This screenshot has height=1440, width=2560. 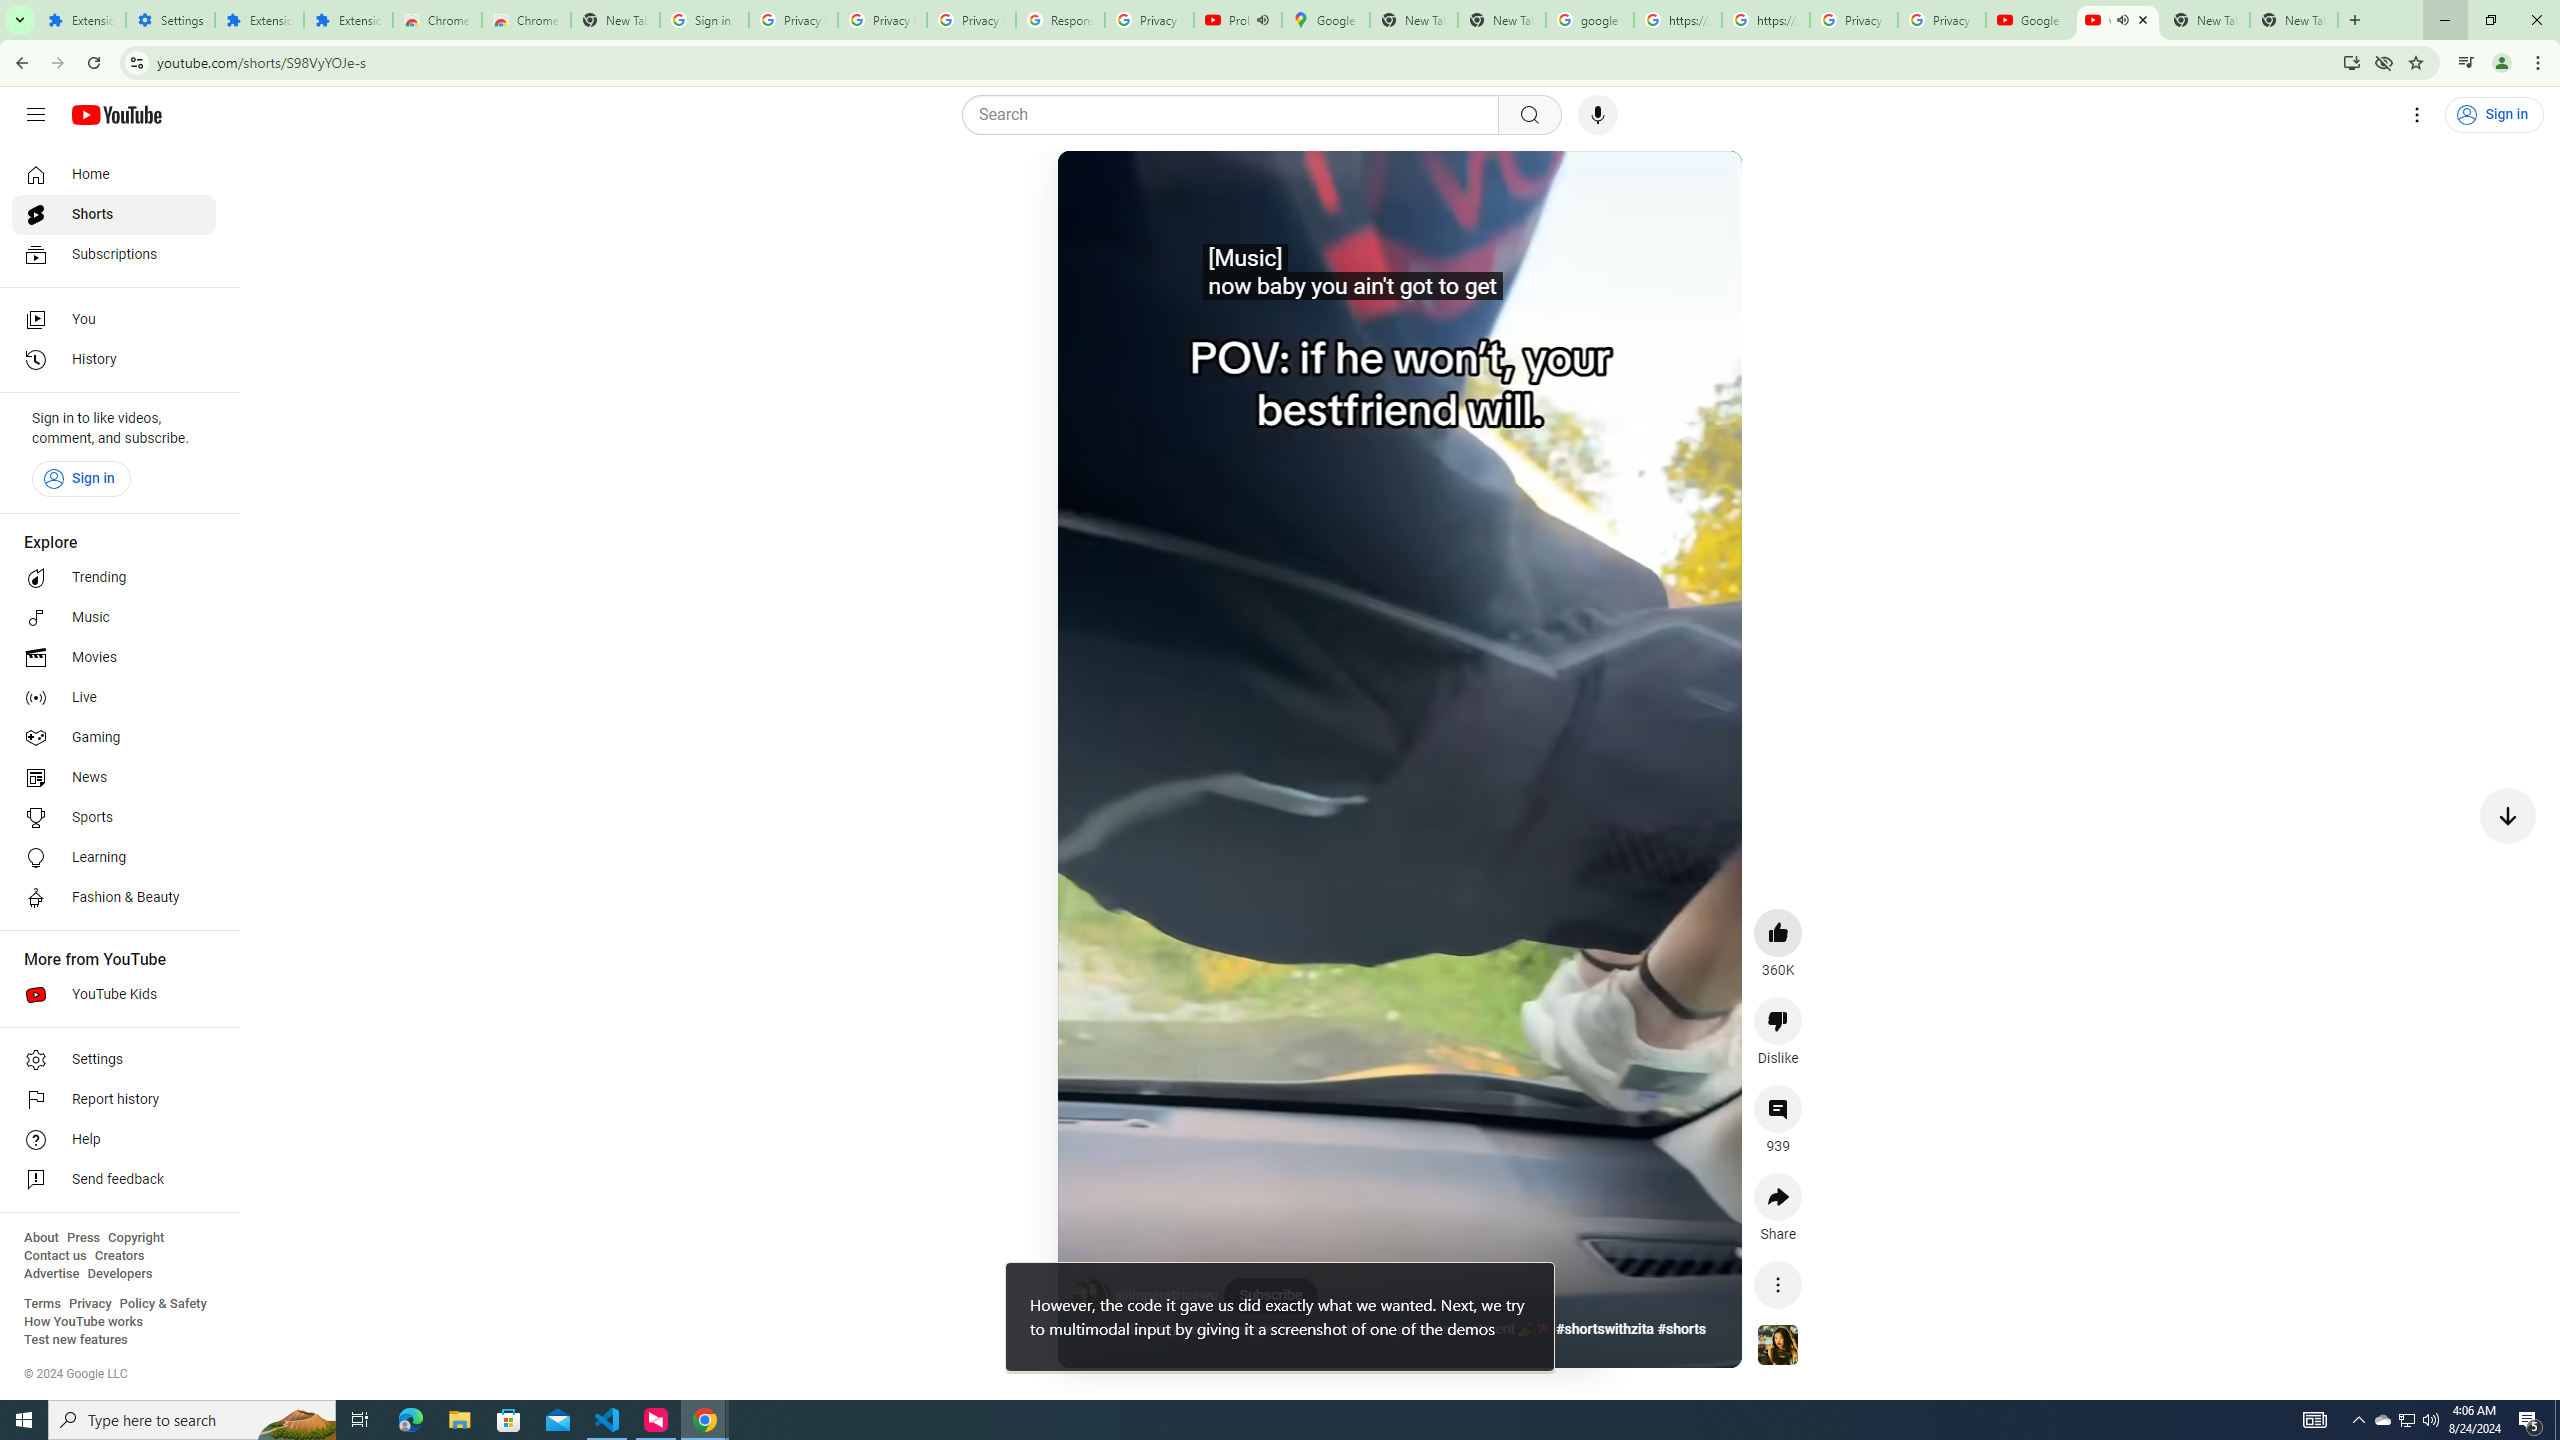 What do you see at coordinates (113, 777) in the screenshot?
I see `'News'` at bounding box center [113, 777].